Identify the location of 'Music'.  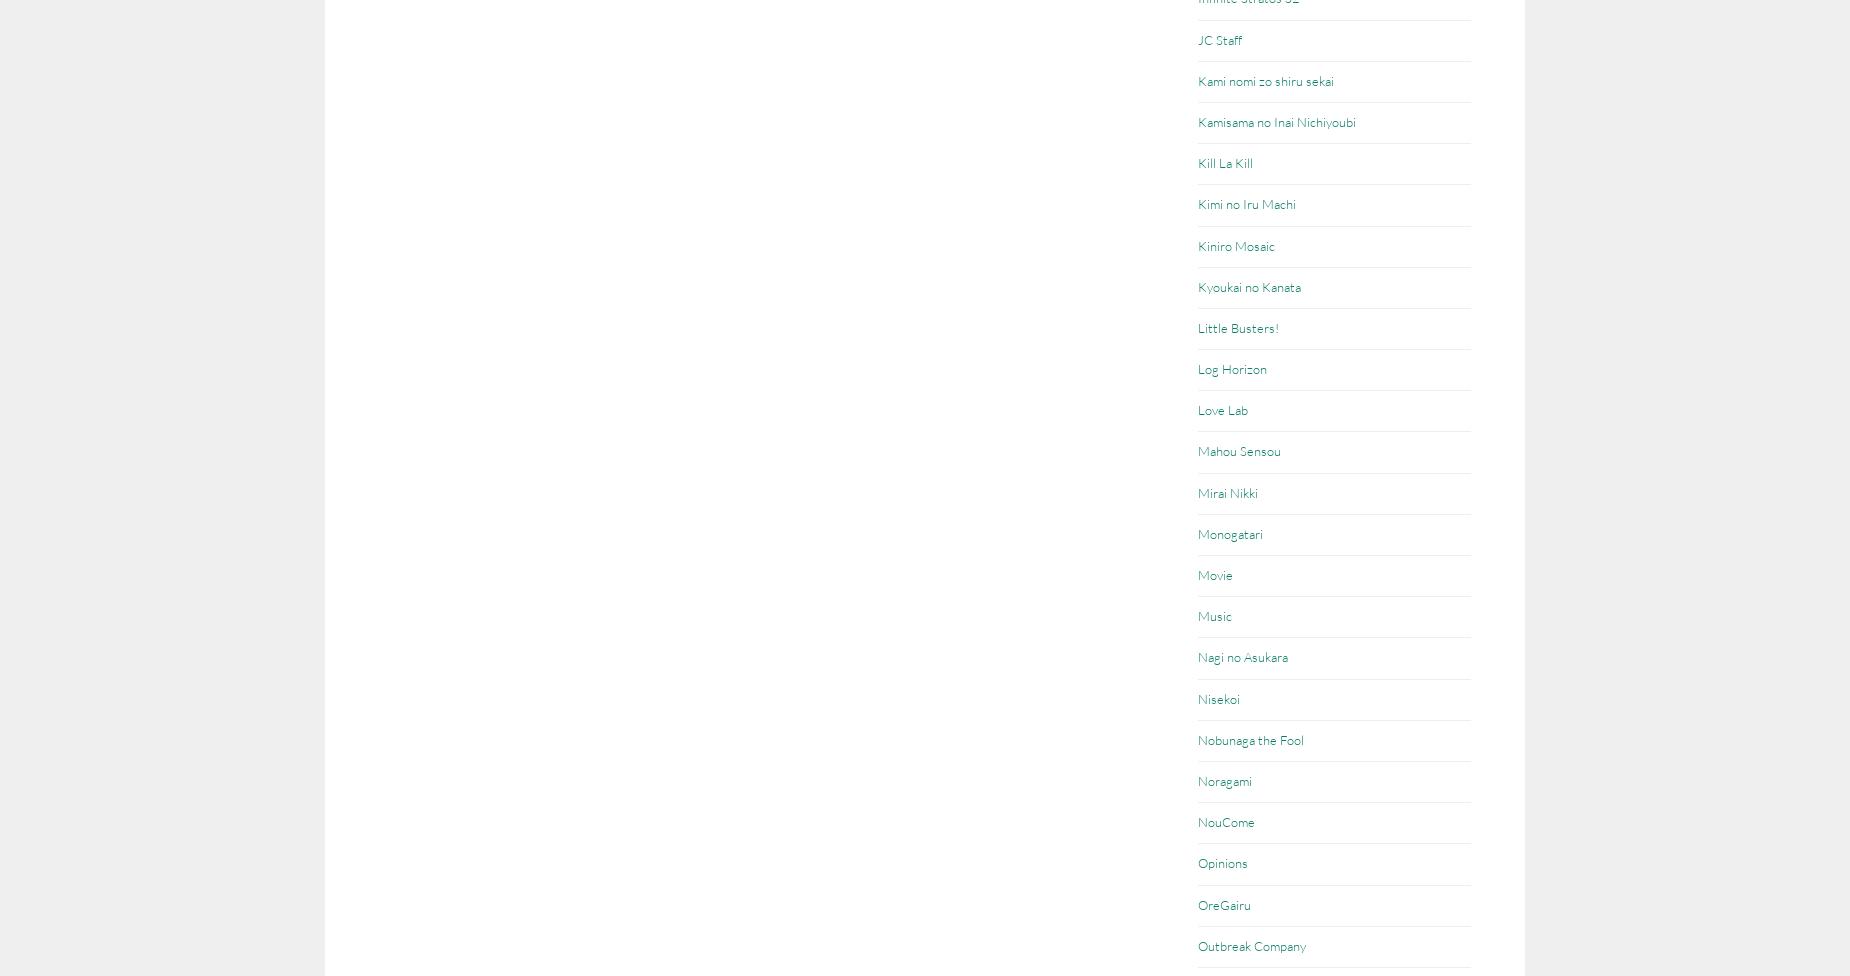
(1197, 614).